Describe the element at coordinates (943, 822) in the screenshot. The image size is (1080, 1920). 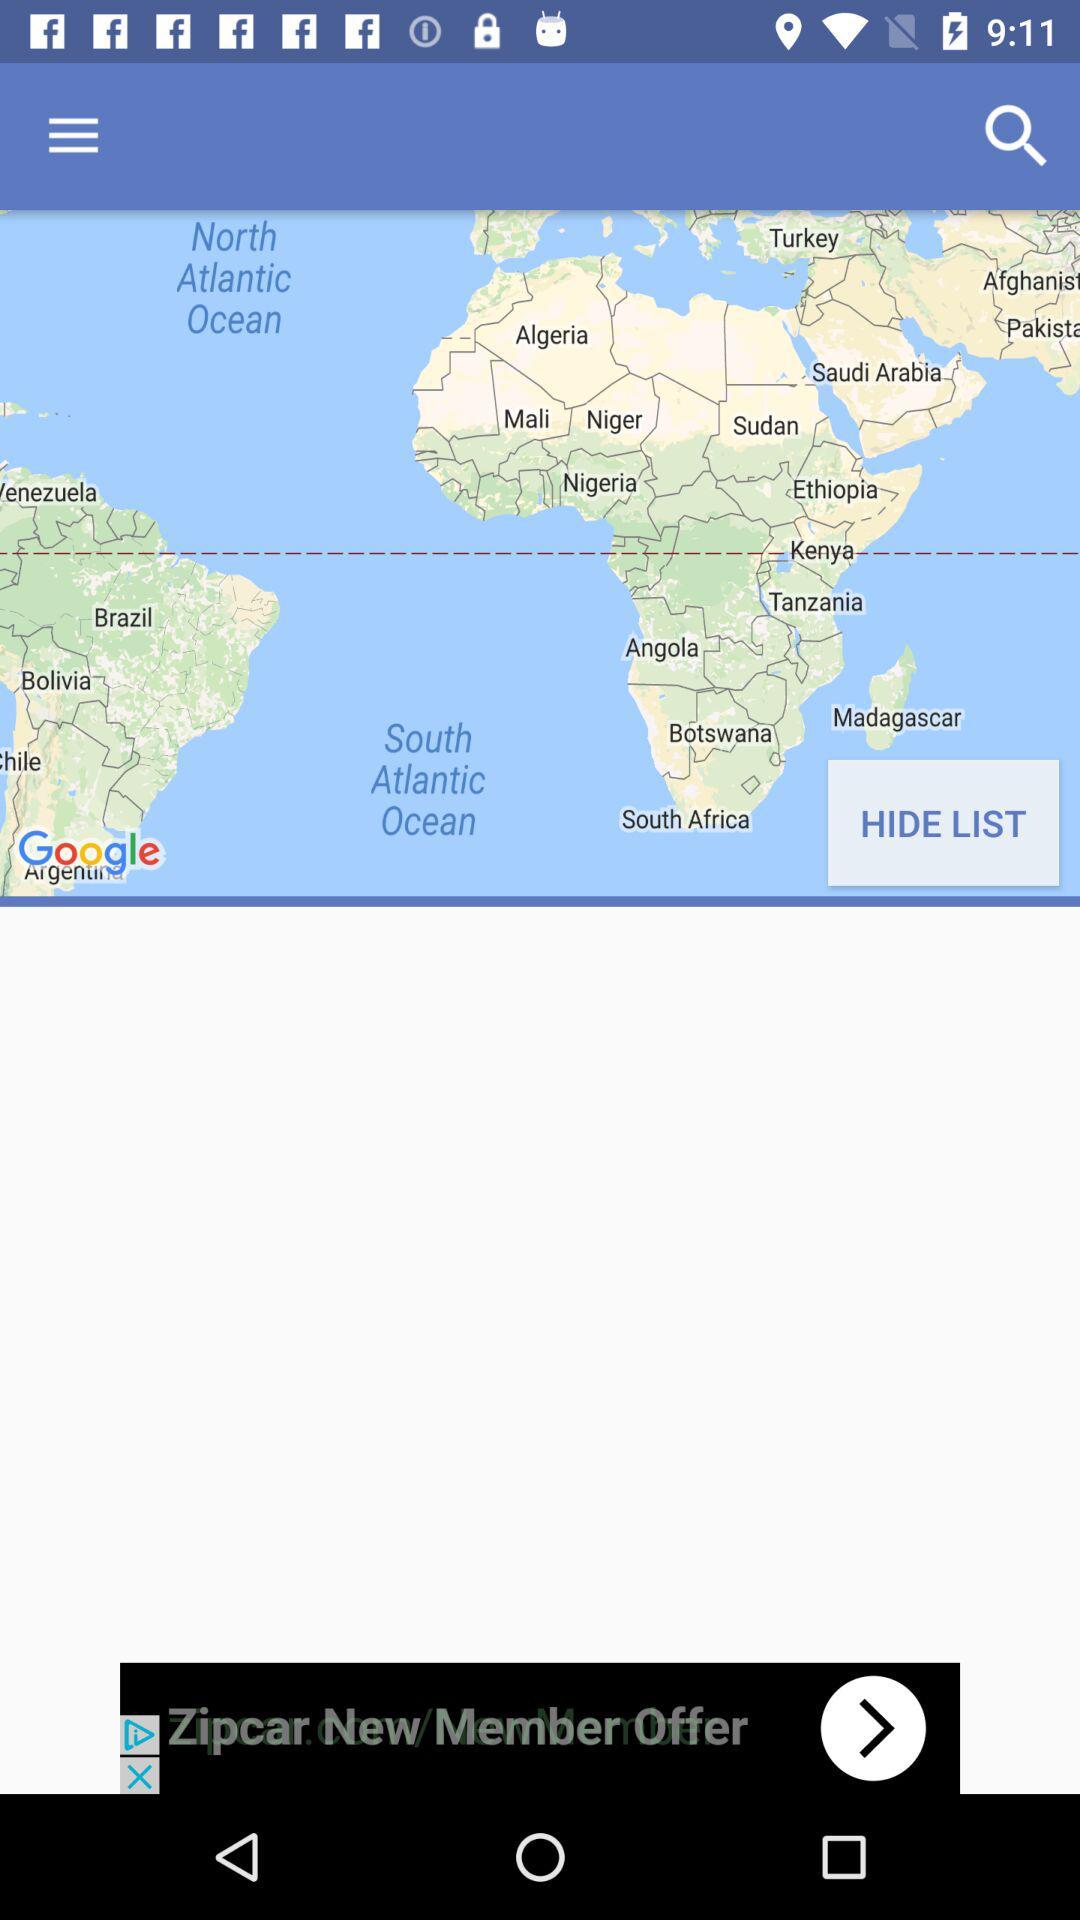
I see `the hide list on the right` at that location.